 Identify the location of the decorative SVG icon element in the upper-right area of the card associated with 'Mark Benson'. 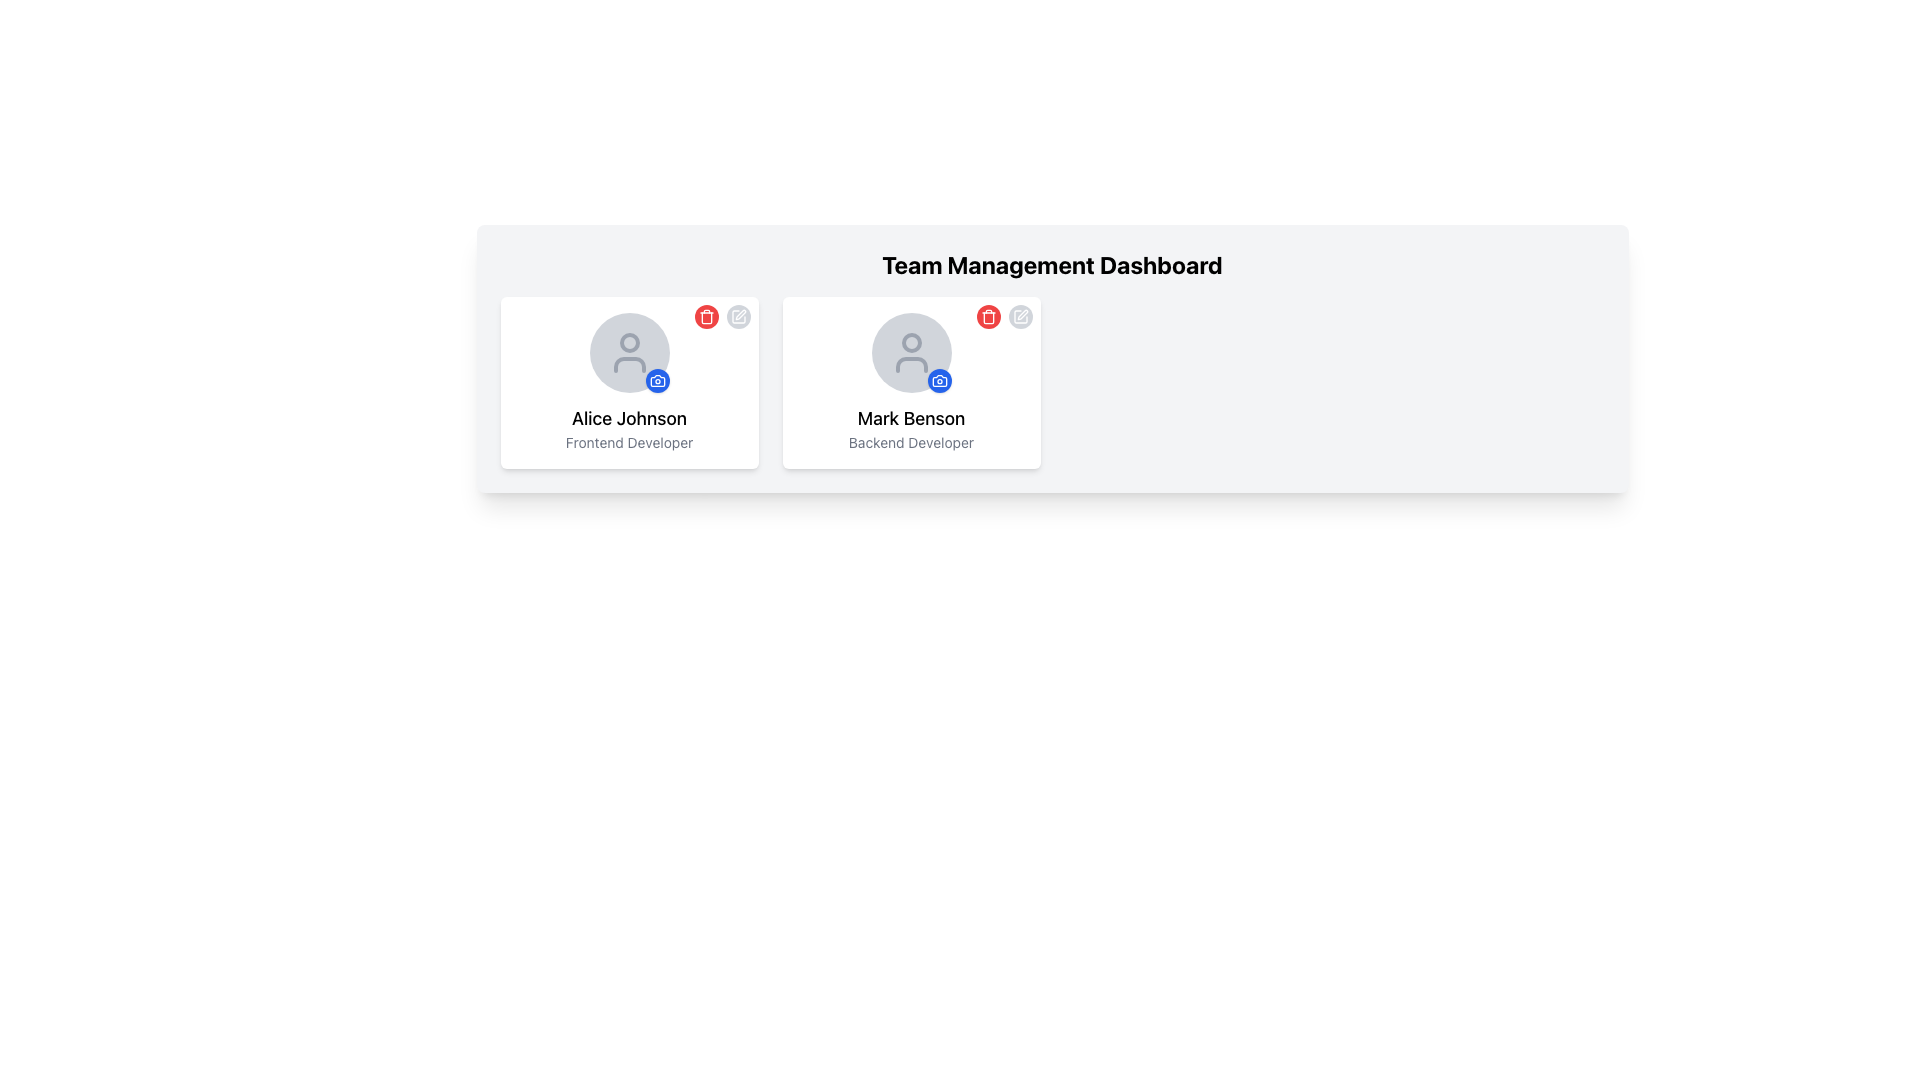
(1020, 315).